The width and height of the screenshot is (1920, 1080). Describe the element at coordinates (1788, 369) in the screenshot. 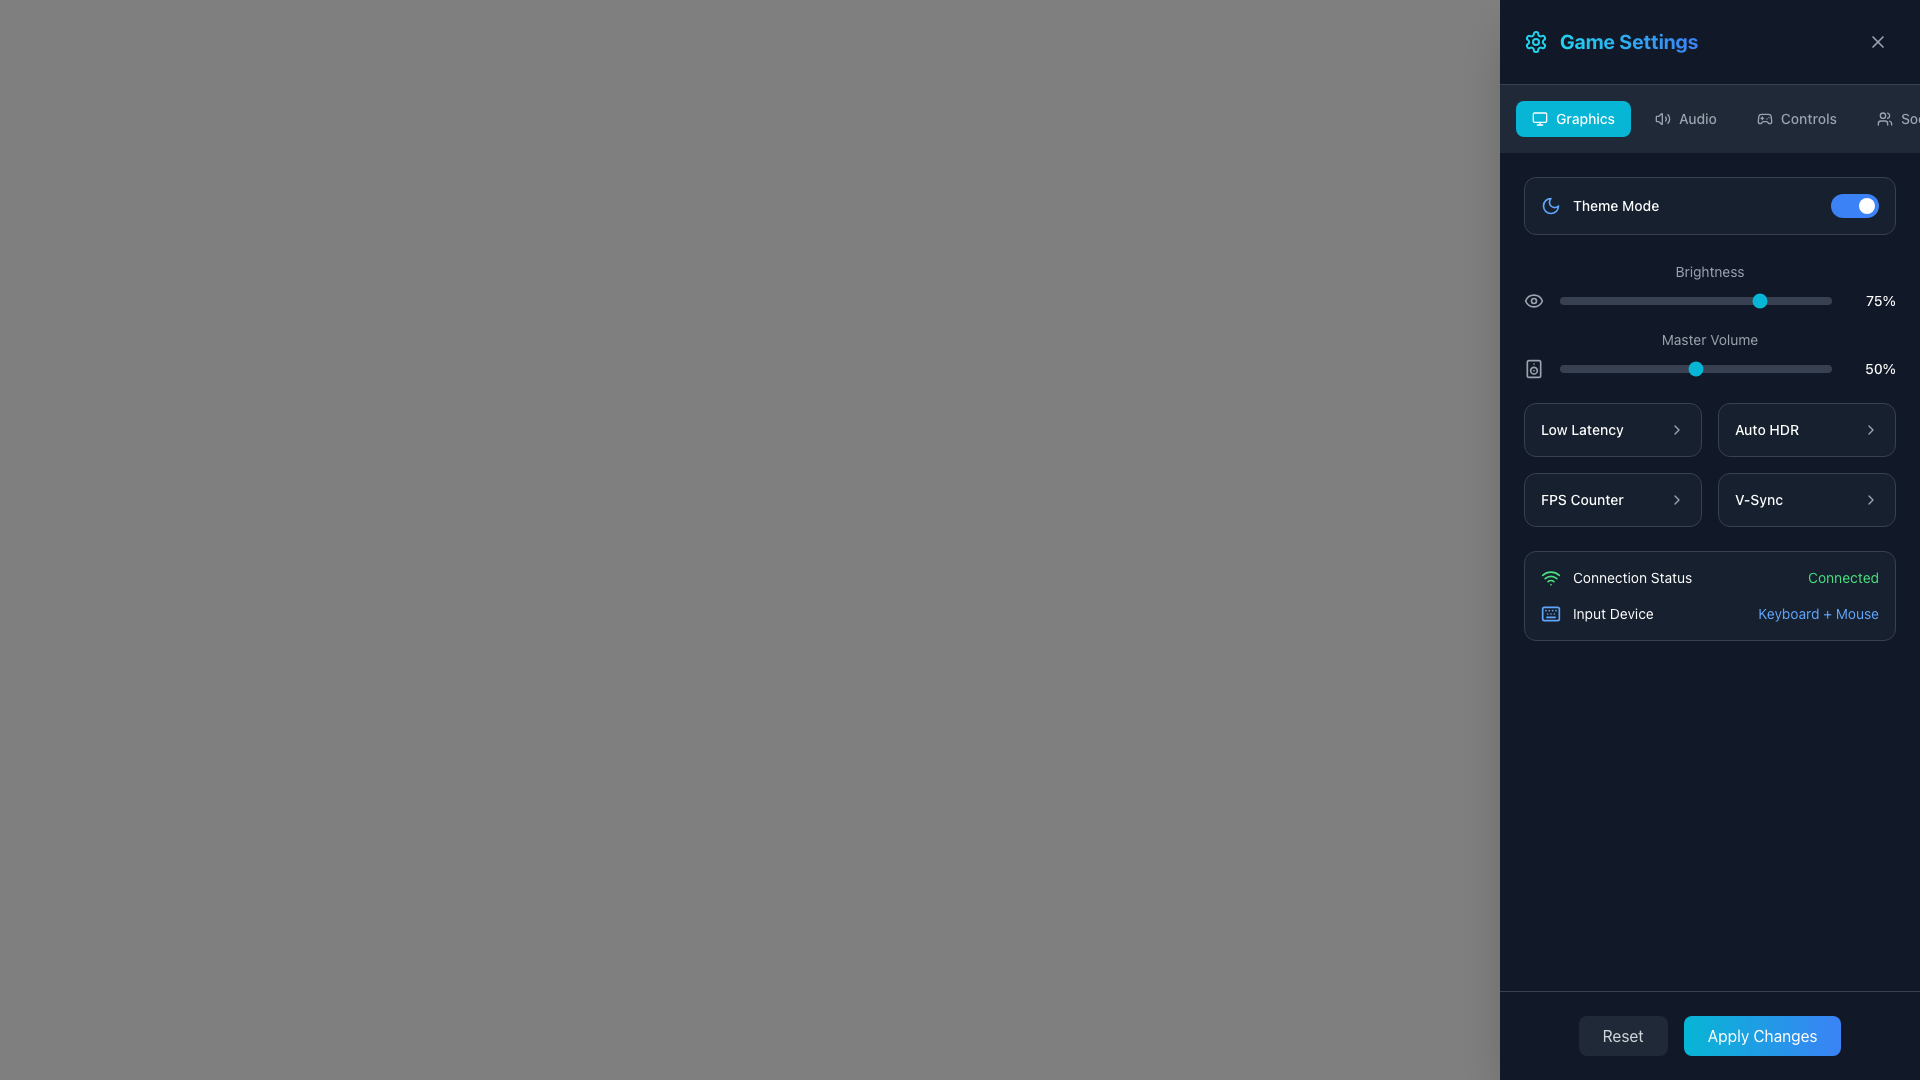

I see `the master volume` at that location.